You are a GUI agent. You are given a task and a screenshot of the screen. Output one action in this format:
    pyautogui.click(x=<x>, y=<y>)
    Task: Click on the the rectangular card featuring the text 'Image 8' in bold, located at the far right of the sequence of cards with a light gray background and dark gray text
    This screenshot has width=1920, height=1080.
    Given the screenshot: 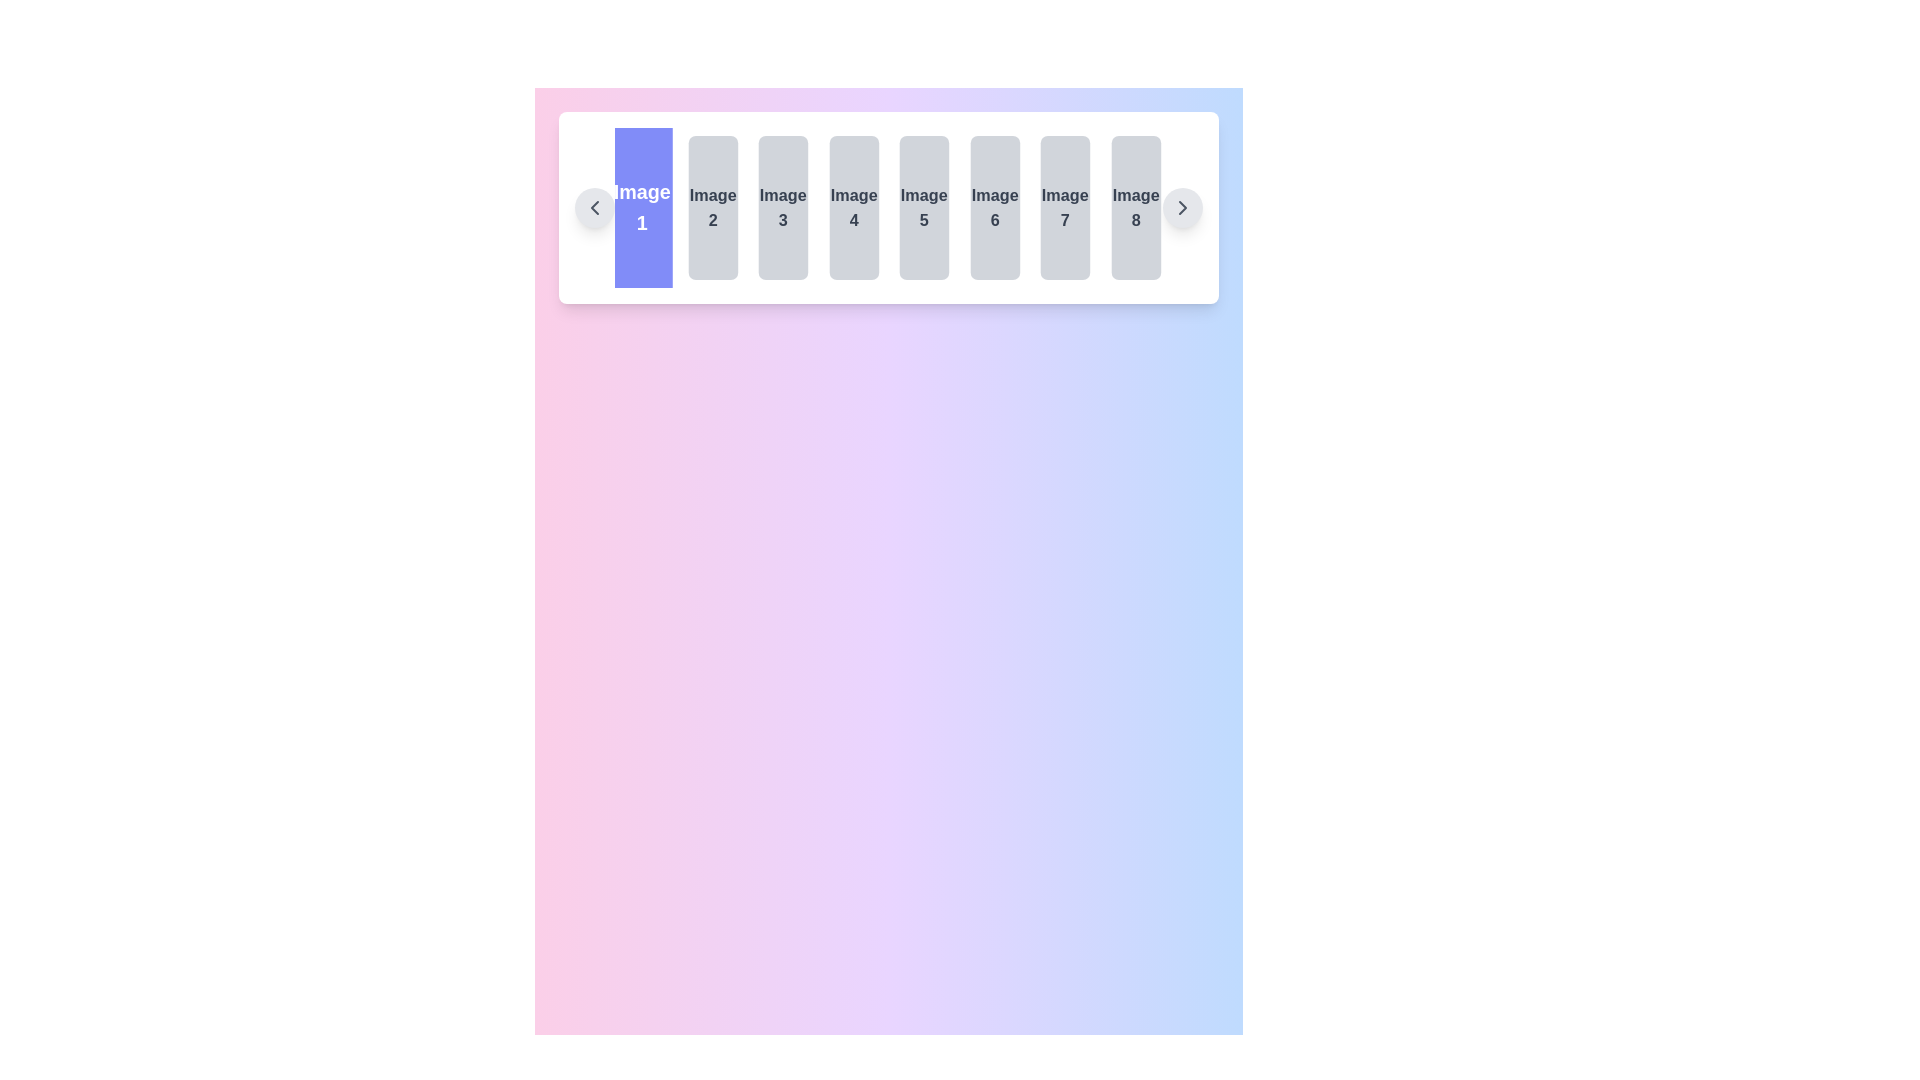 What is the action you would take?
    pyautogui.click(x=1135, y=208)
    